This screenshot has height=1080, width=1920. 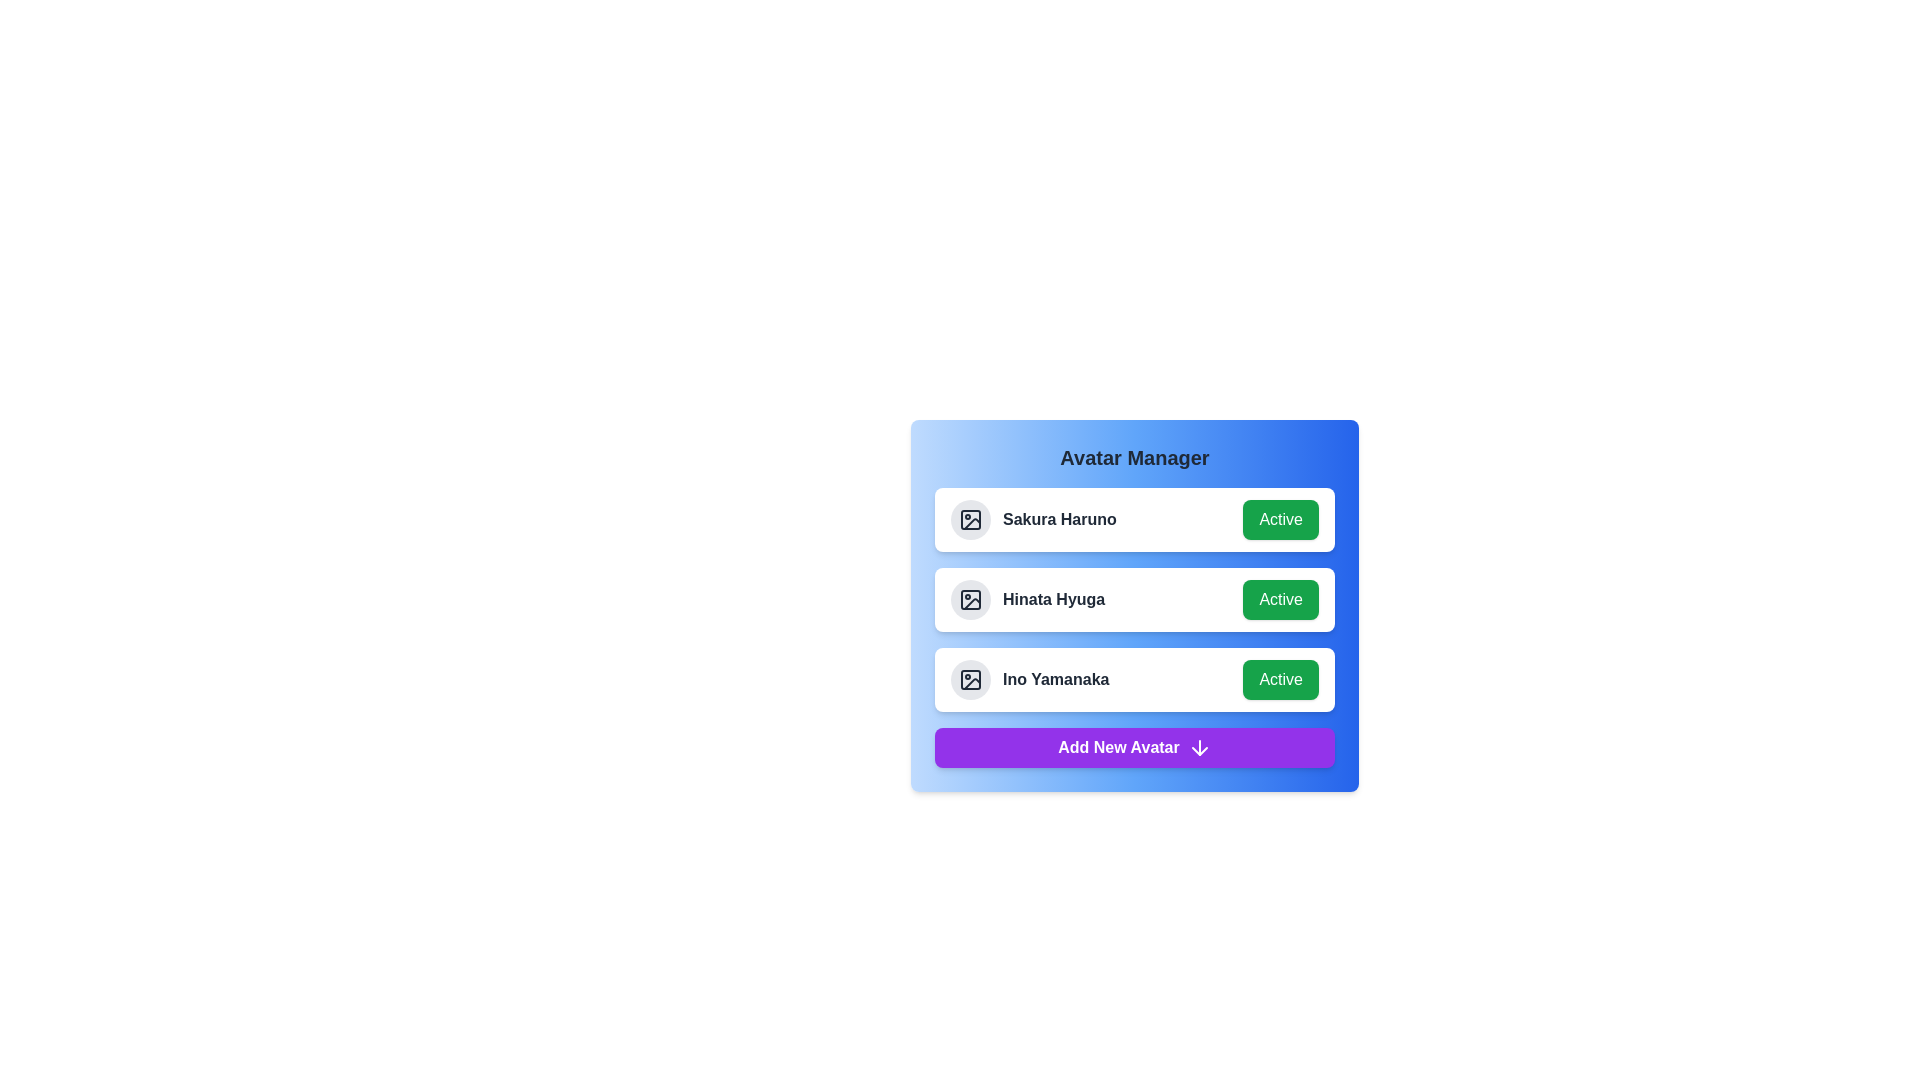 What do you see at coordinates (970, 678) in the screenshot?
I see `the 24x24 pixel image placeholder icon in the Avatar Manager component, located in the leftmost segment of the third row, aligned with the user's name and the green 'Active' indicator` at bounding box center [970, 678].